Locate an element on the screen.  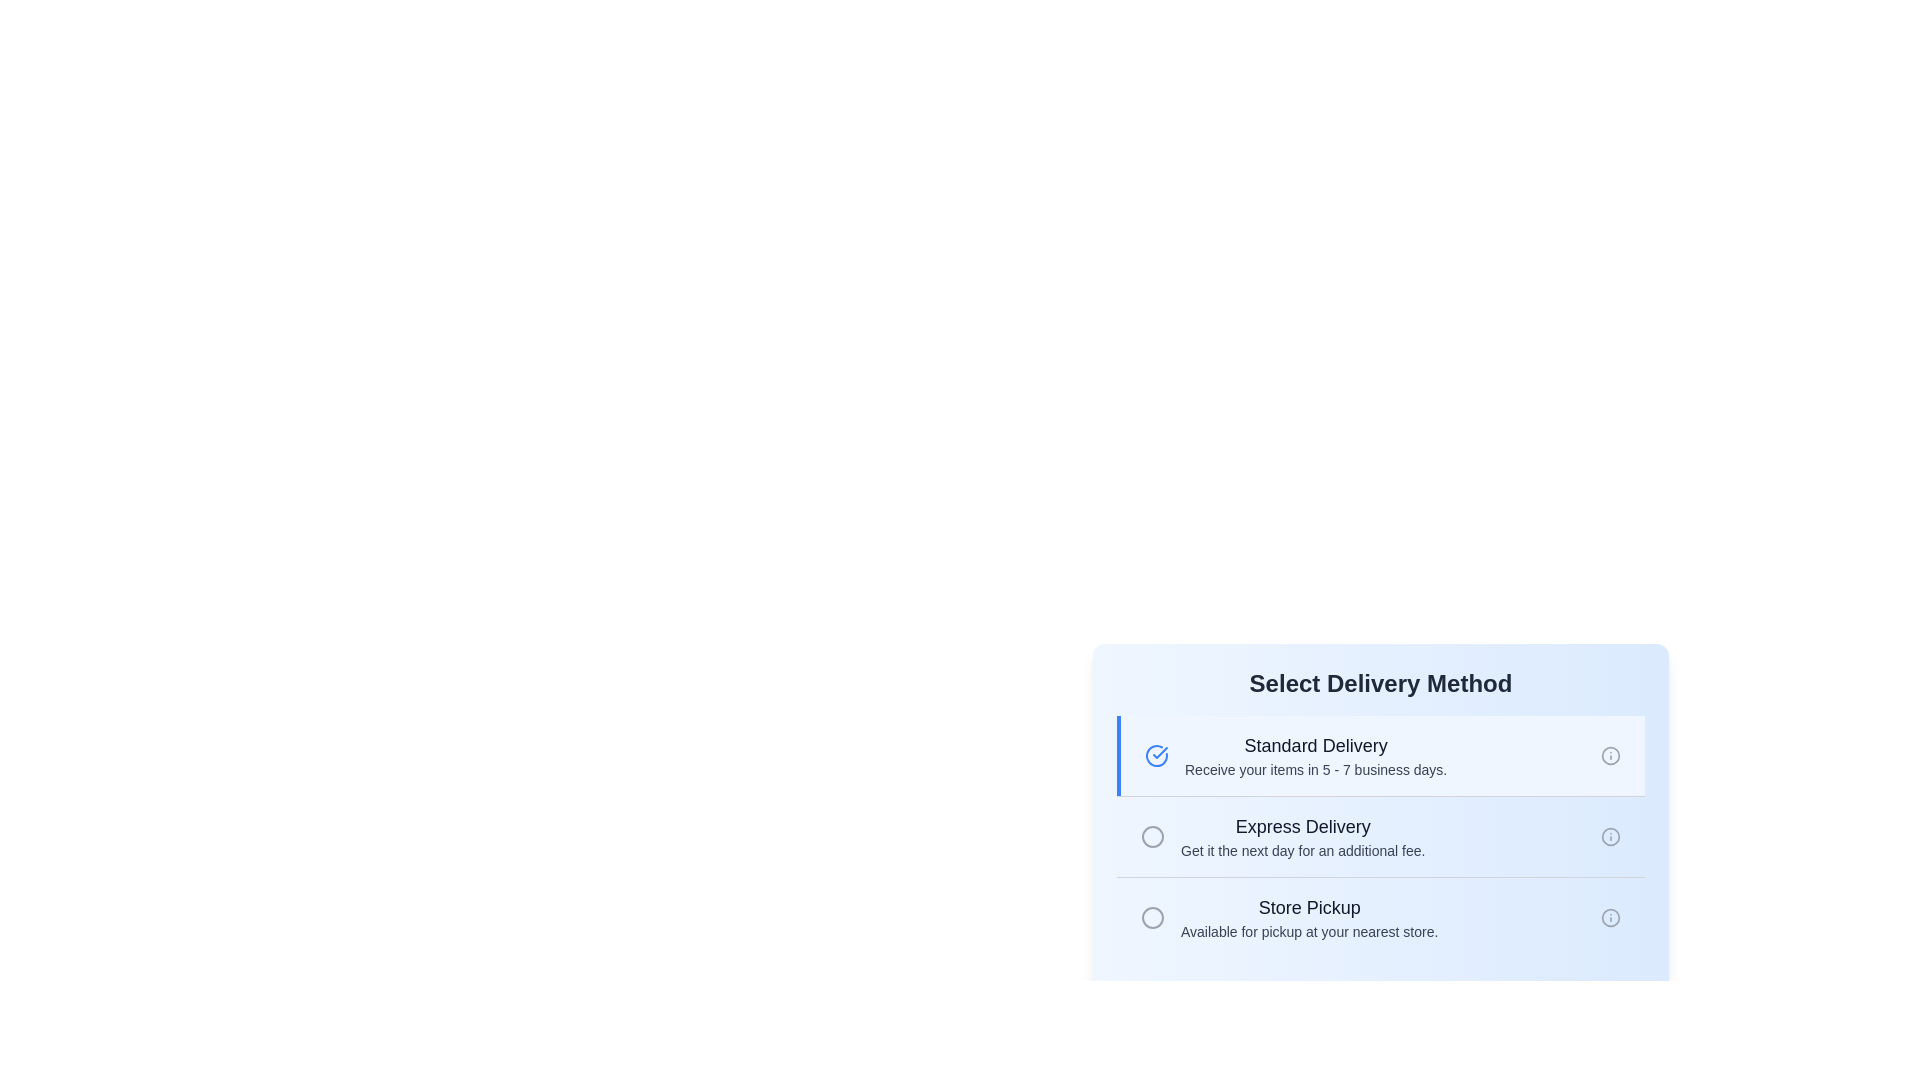
the 'Express Delivery' text label, which indicates the delivery method option and is positioned below 'Standard Delivery' is located at coordinates (1303, 826).